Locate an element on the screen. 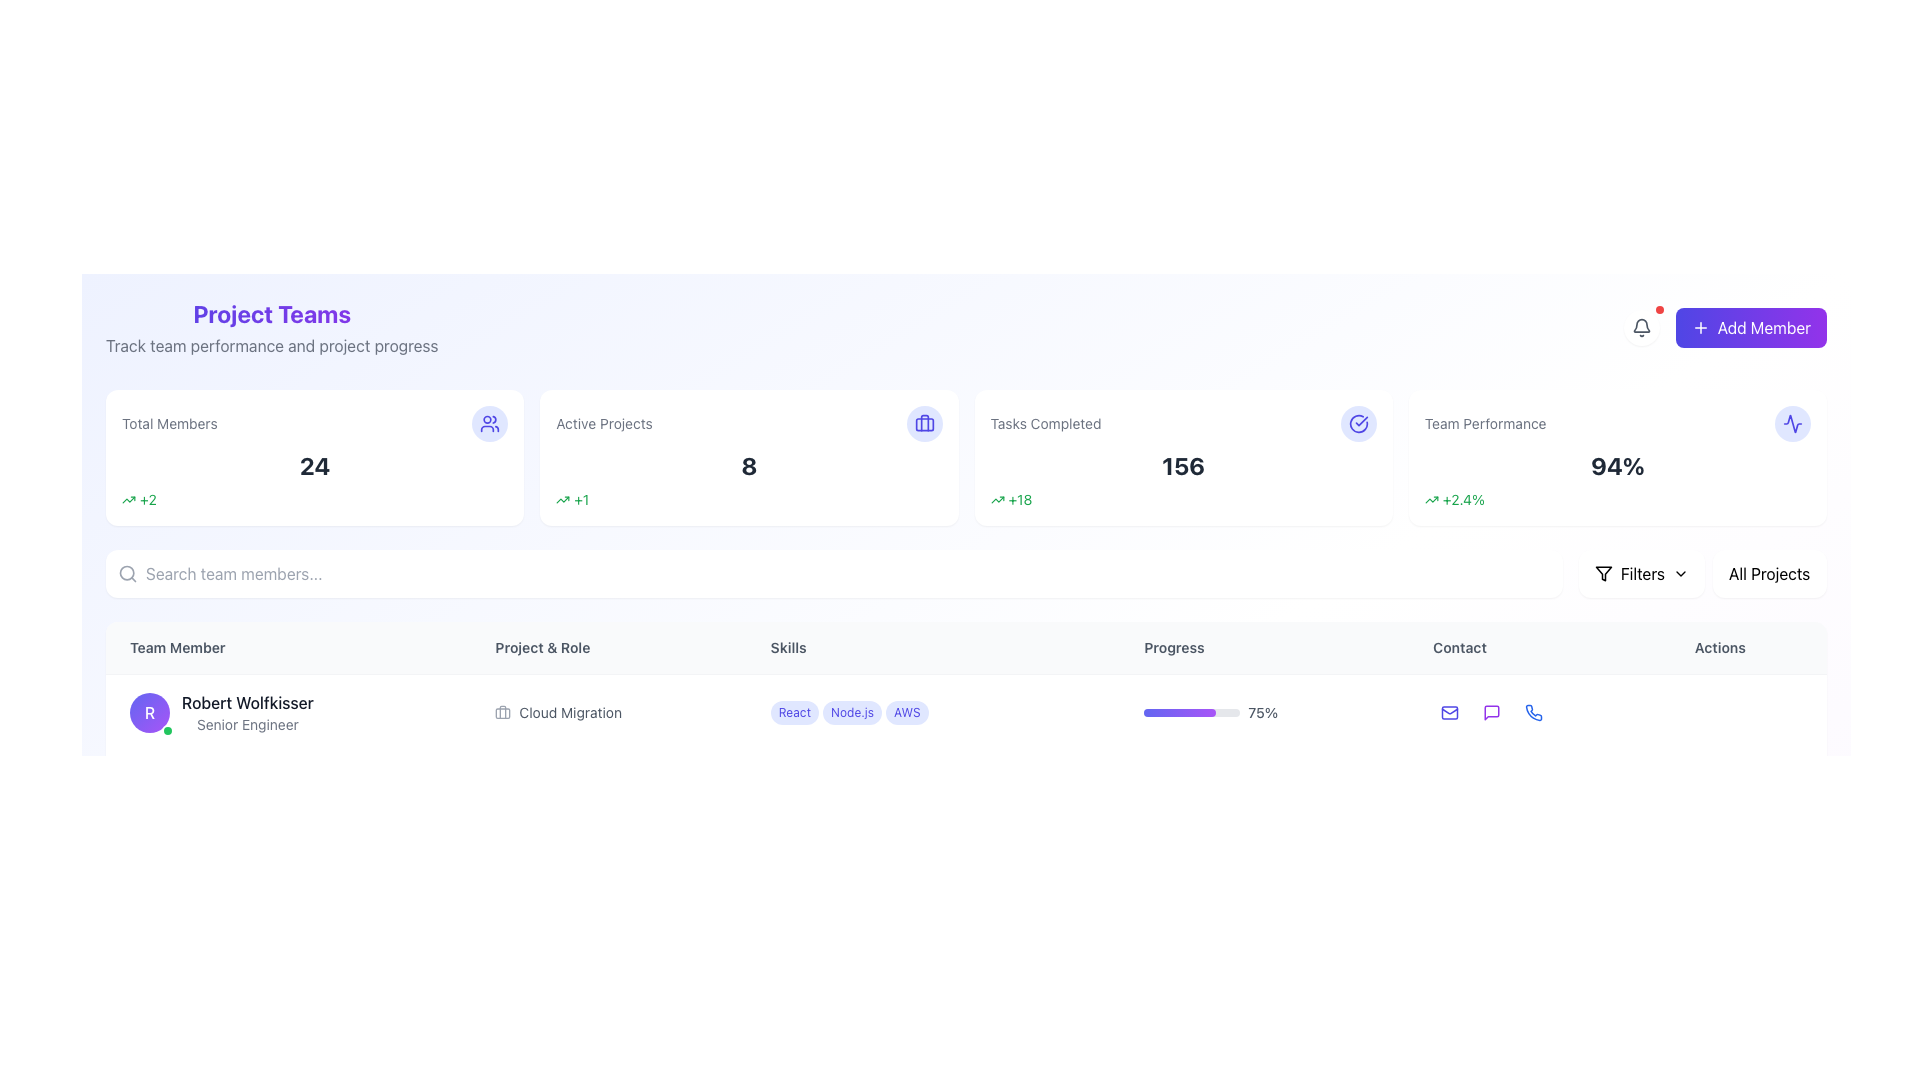 This screenshot has height=1080, width=1920. the text label '+2' which indicates an increase in the 'Total Members' count, located adjacent to the upward arrow icon within the 'Total Members' card is located at coordinates (147, 499).